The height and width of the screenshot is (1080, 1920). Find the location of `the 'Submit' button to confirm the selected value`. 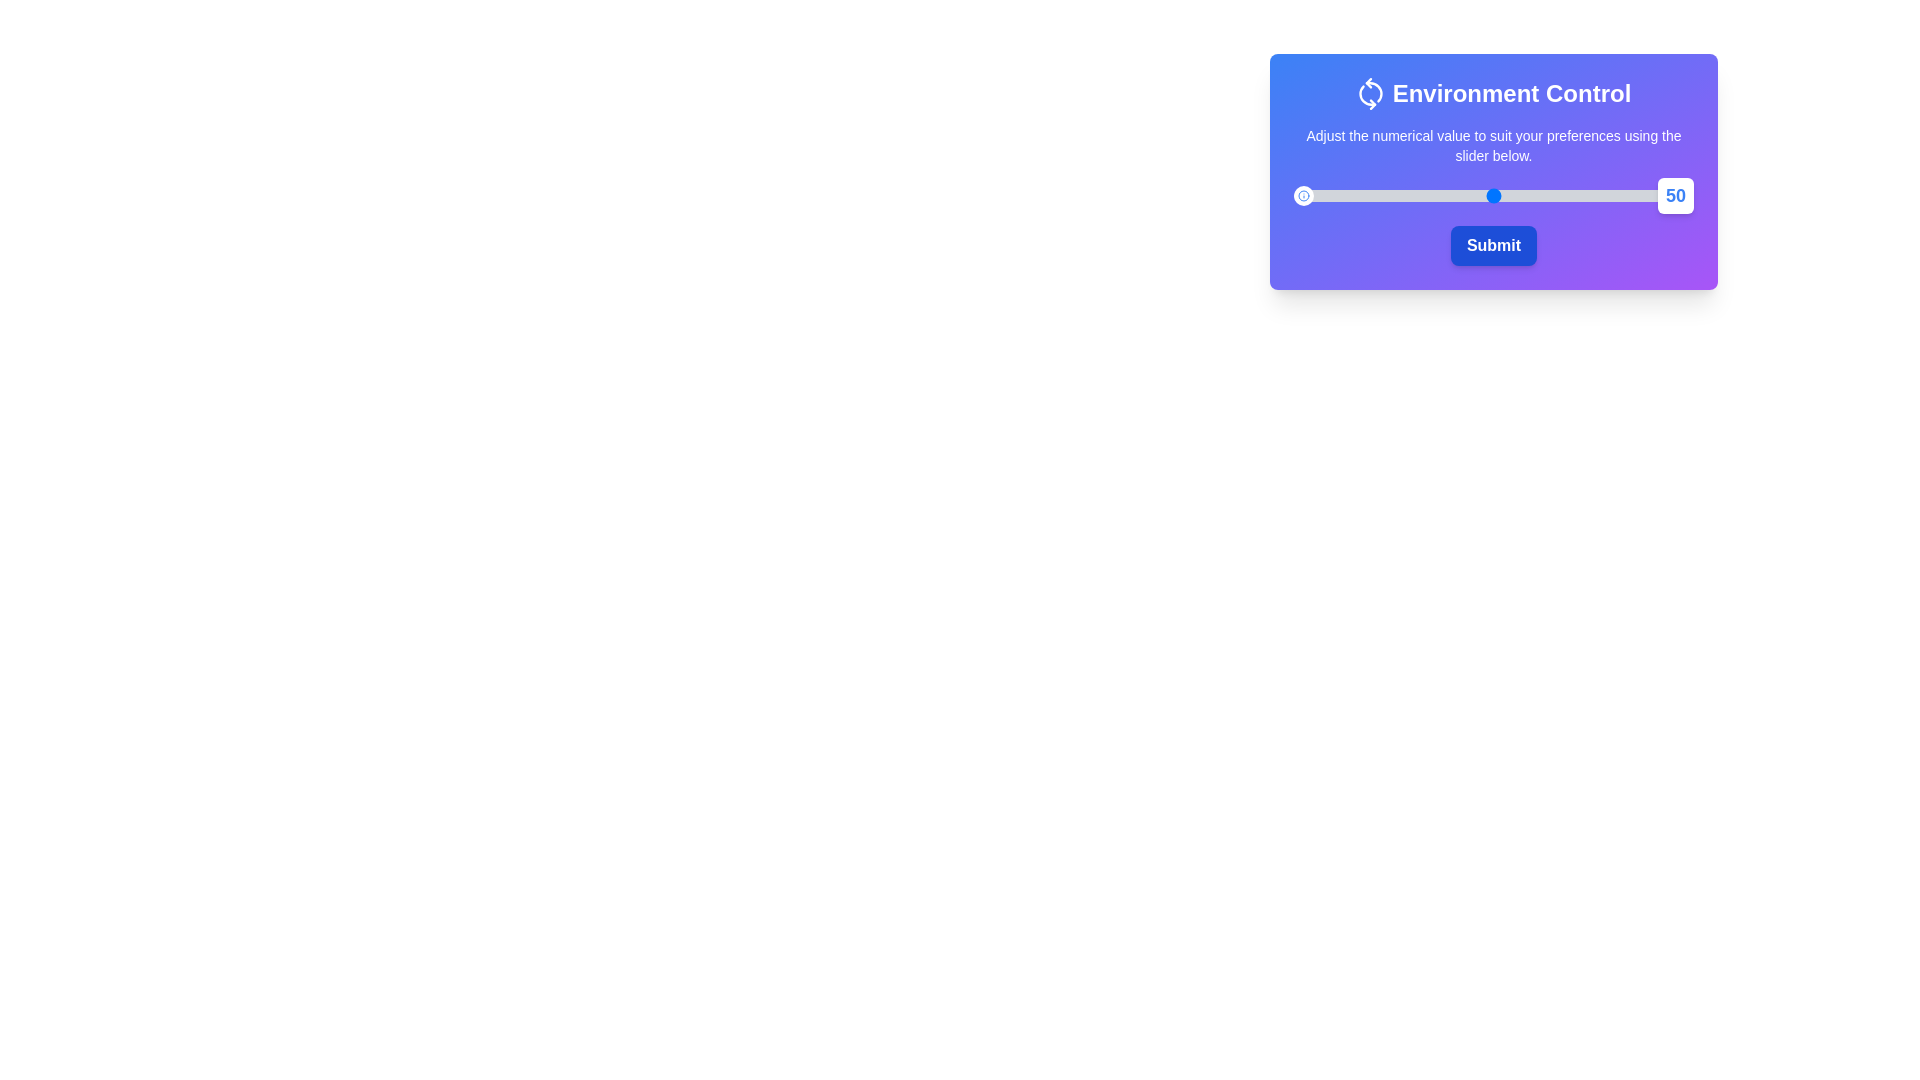

the 'Submit' button to confirm the selected value is located at coordinates (1493, 245).